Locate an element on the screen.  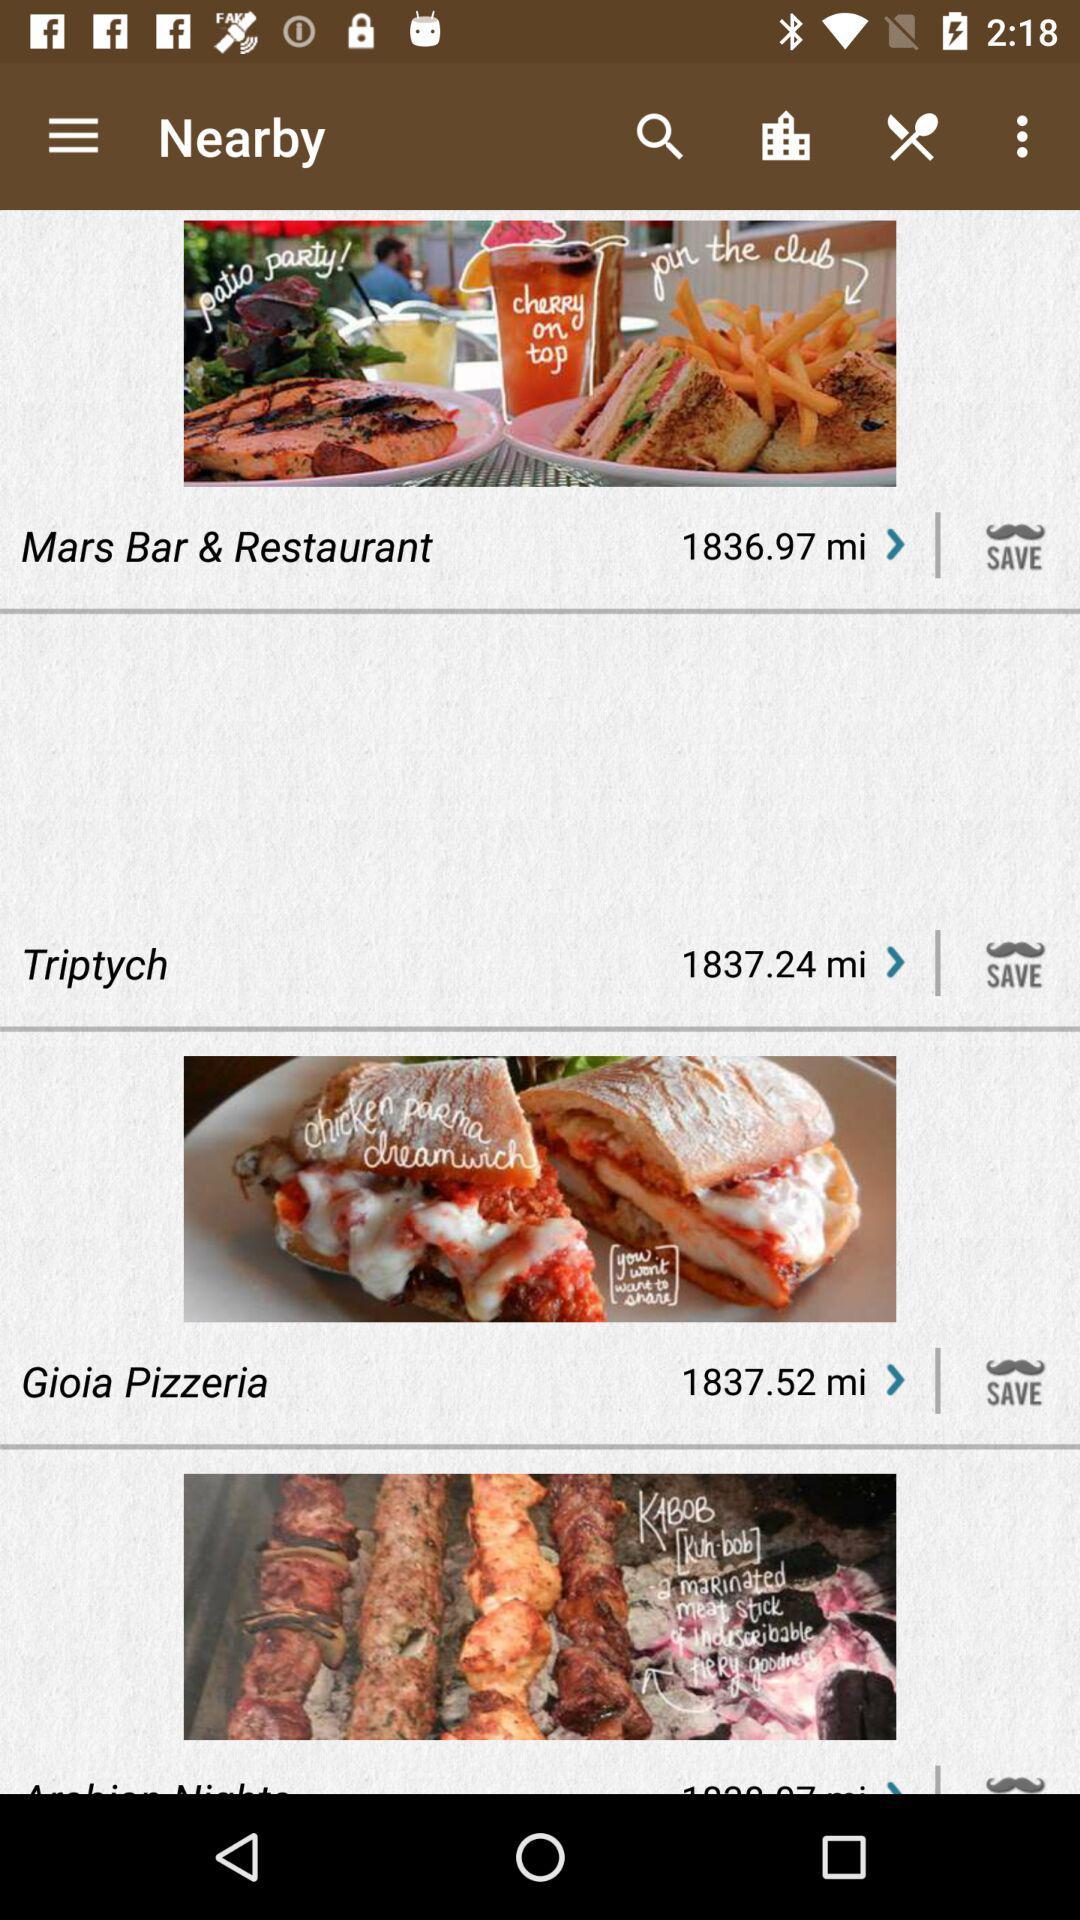
the restaurant is located at coordinates (1015, 963).